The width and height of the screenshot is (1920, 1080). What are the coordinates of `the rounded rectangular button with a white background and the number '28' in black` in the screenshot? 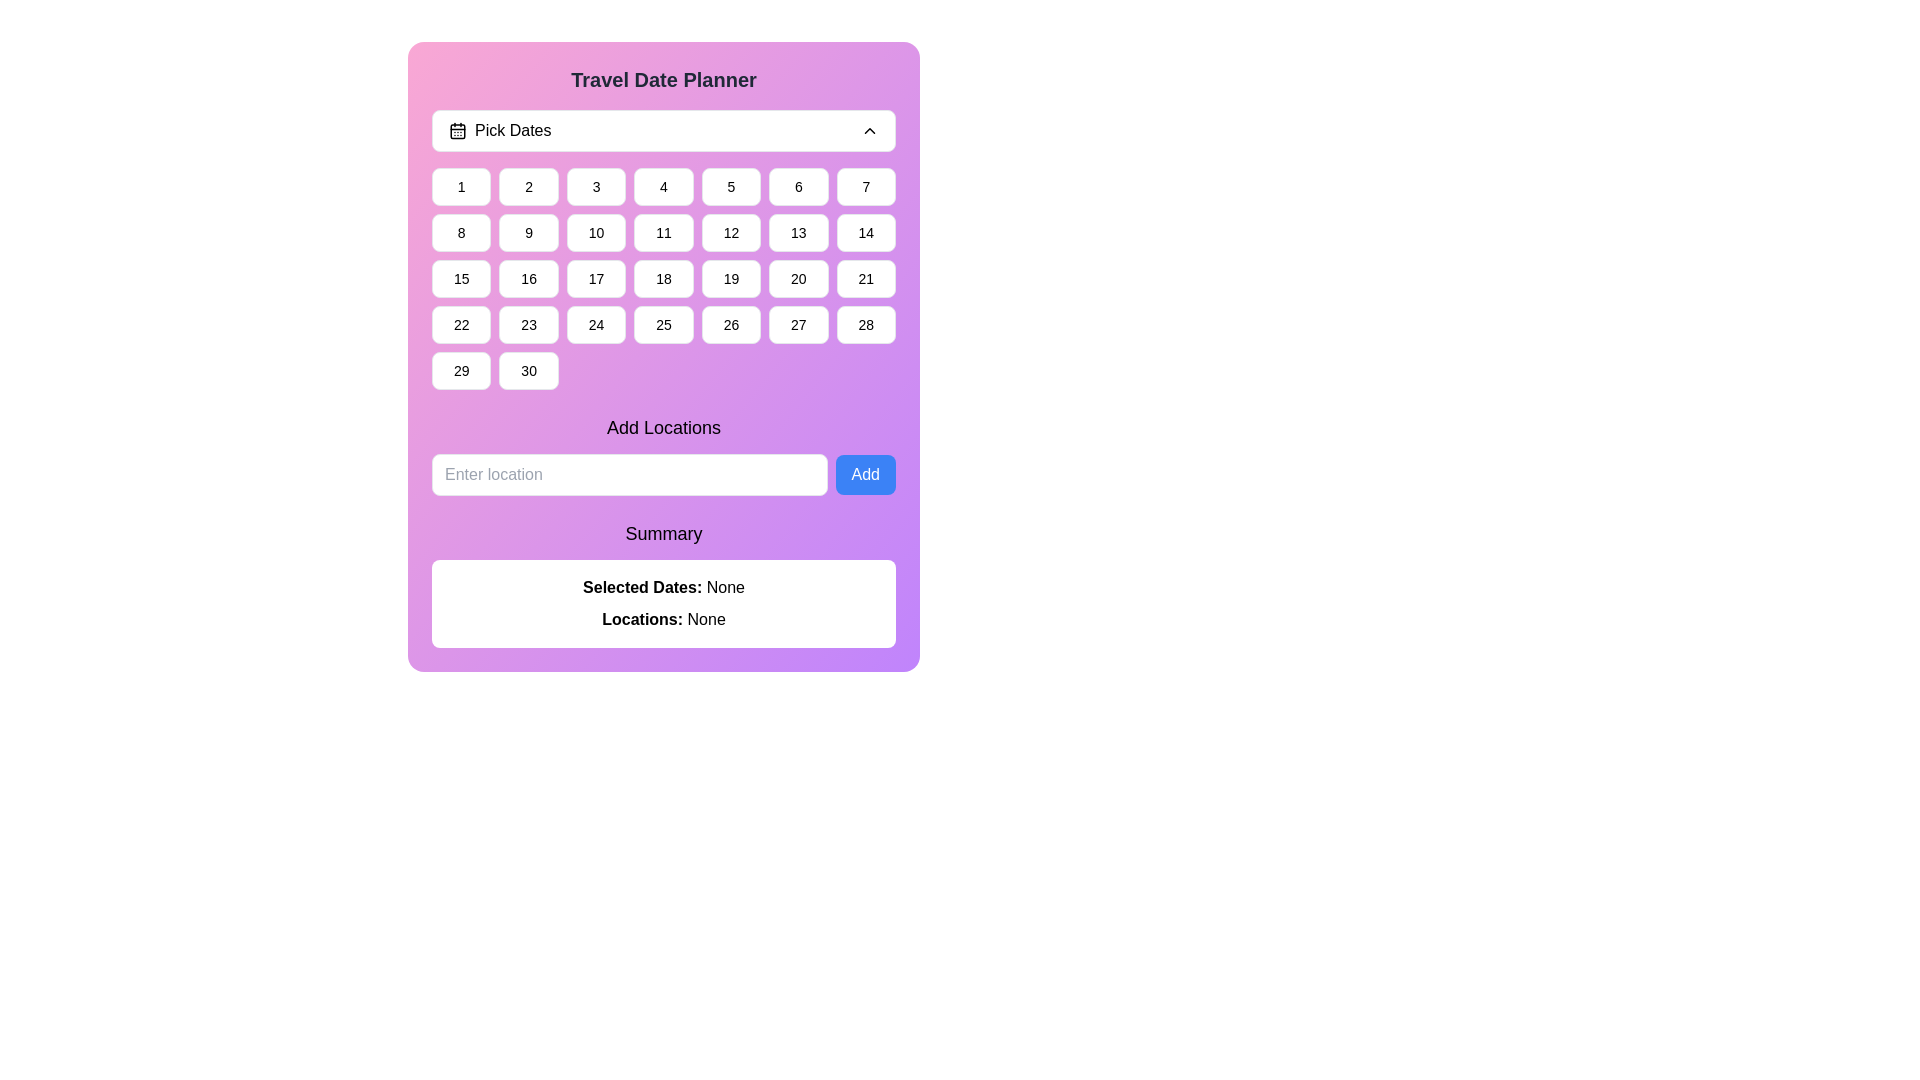 It's located at (865, 323).